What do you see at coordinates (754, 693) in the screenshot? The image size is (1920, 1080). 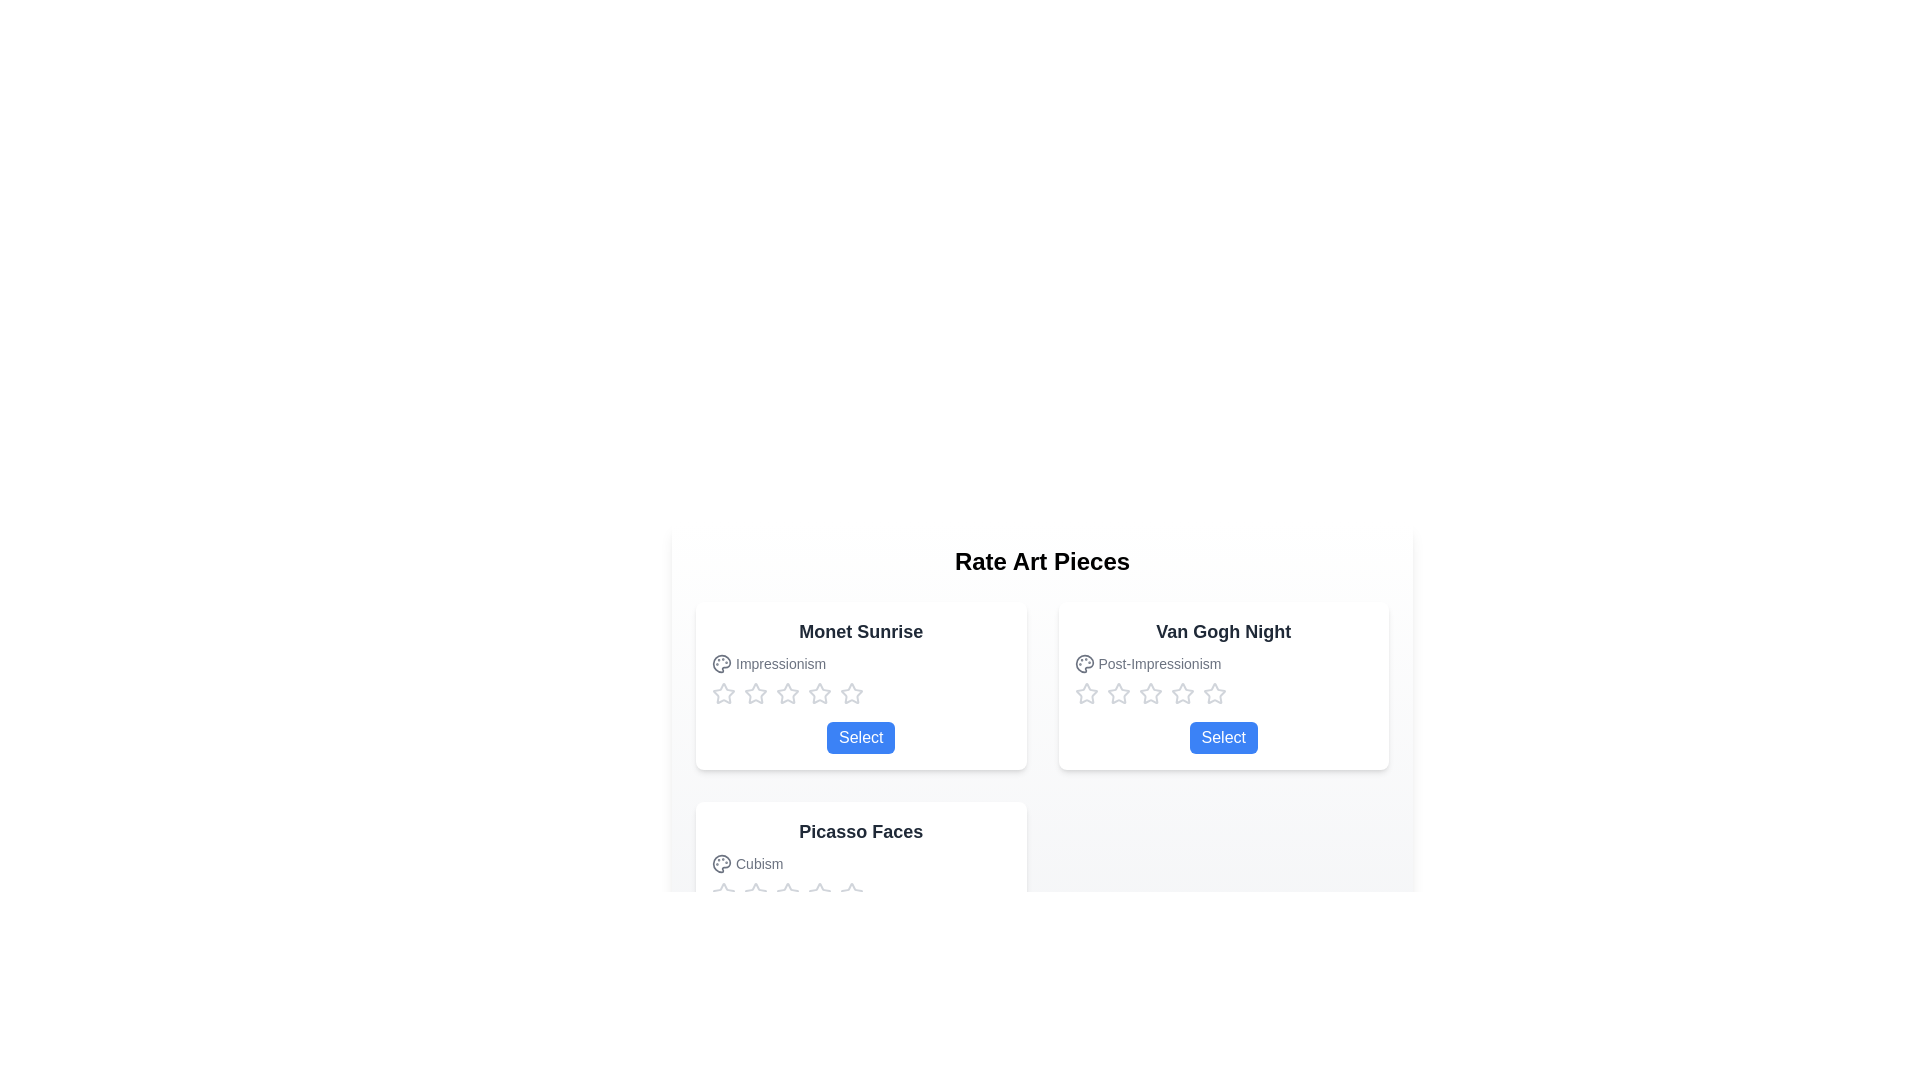 I see `the third star icon in the rating section of the 'Monet Sunrise' card` at bounding box center [754, 693].